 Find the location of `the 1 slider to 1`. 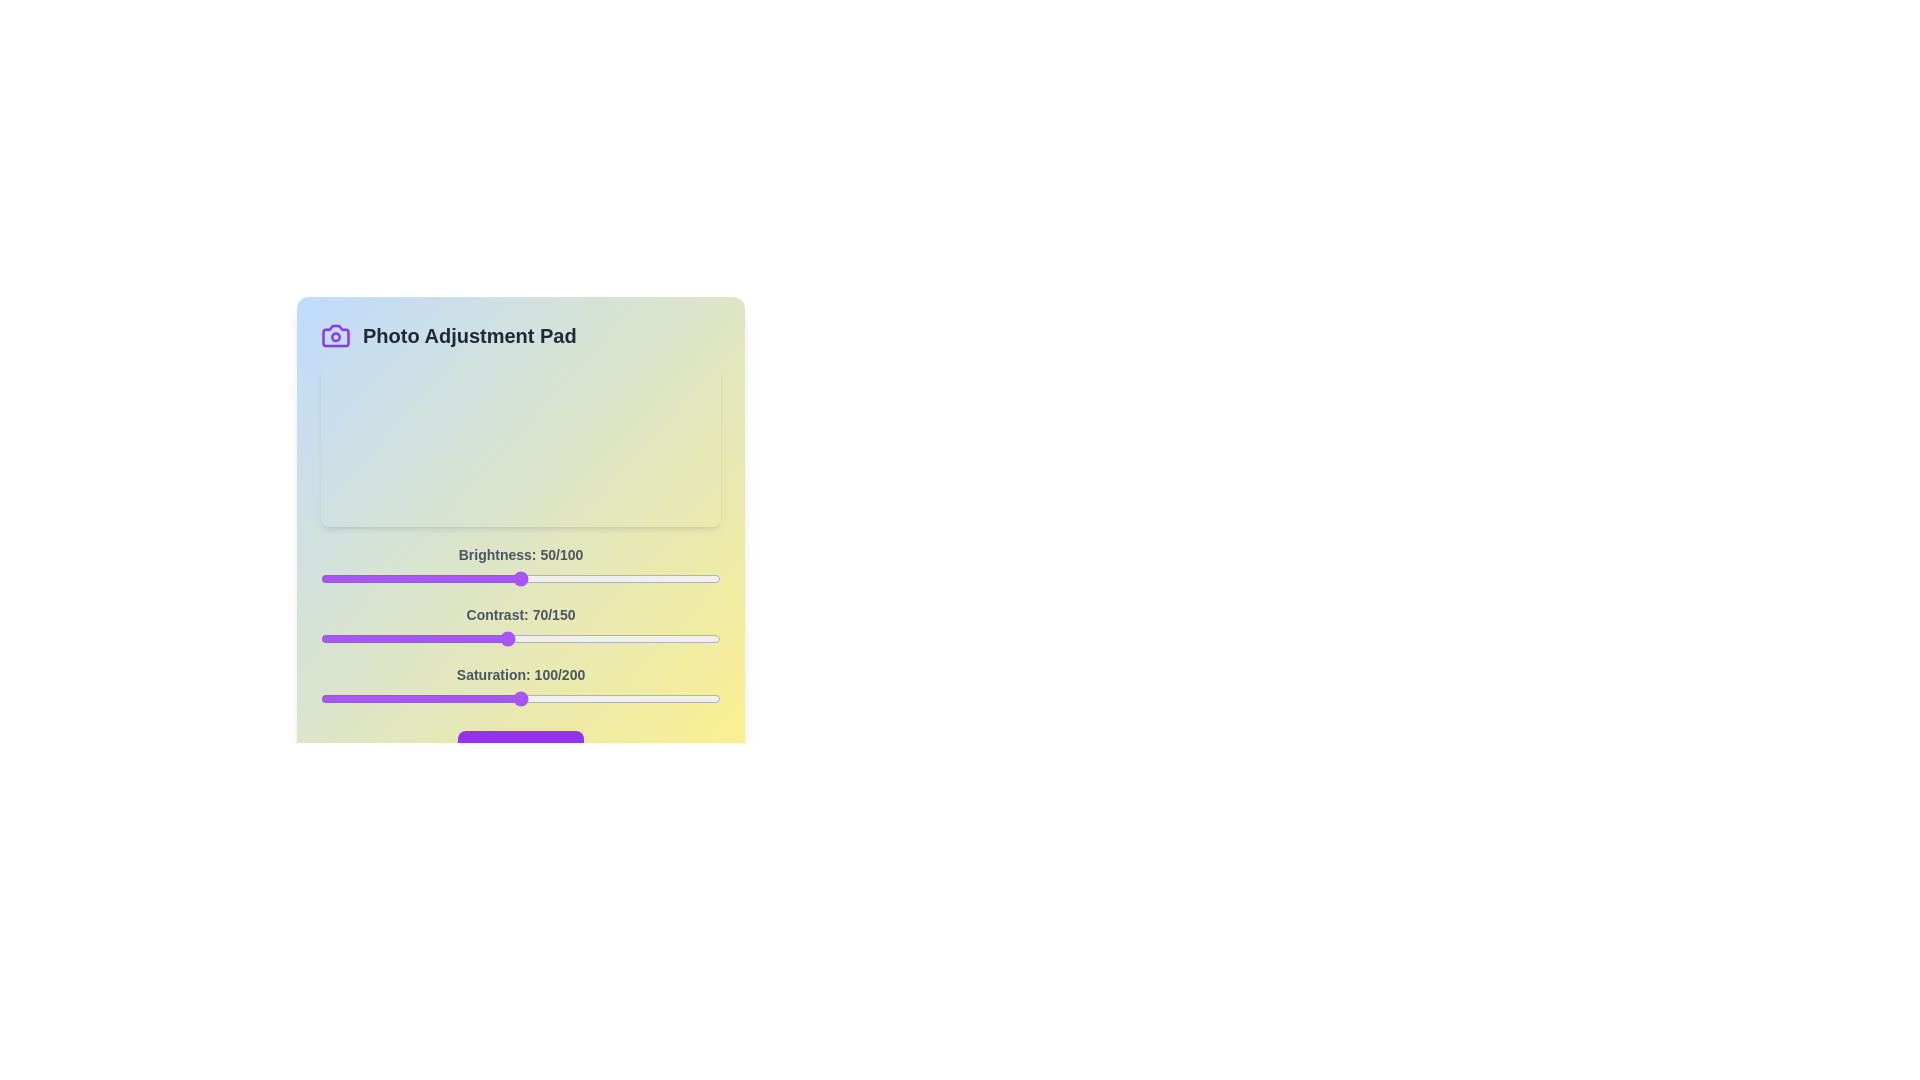

the 1 slider to 1 is located at coordinates (323, 639).